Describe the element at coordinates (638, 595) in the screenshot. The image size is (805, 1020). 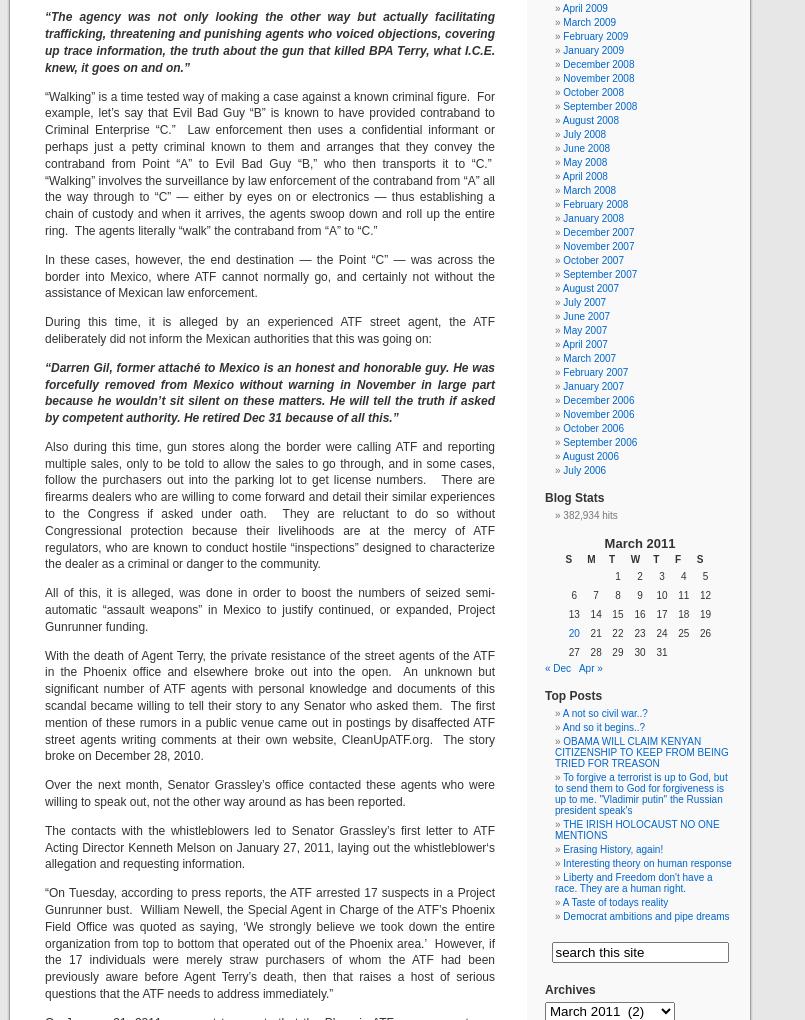
I see `'9'` at that location.